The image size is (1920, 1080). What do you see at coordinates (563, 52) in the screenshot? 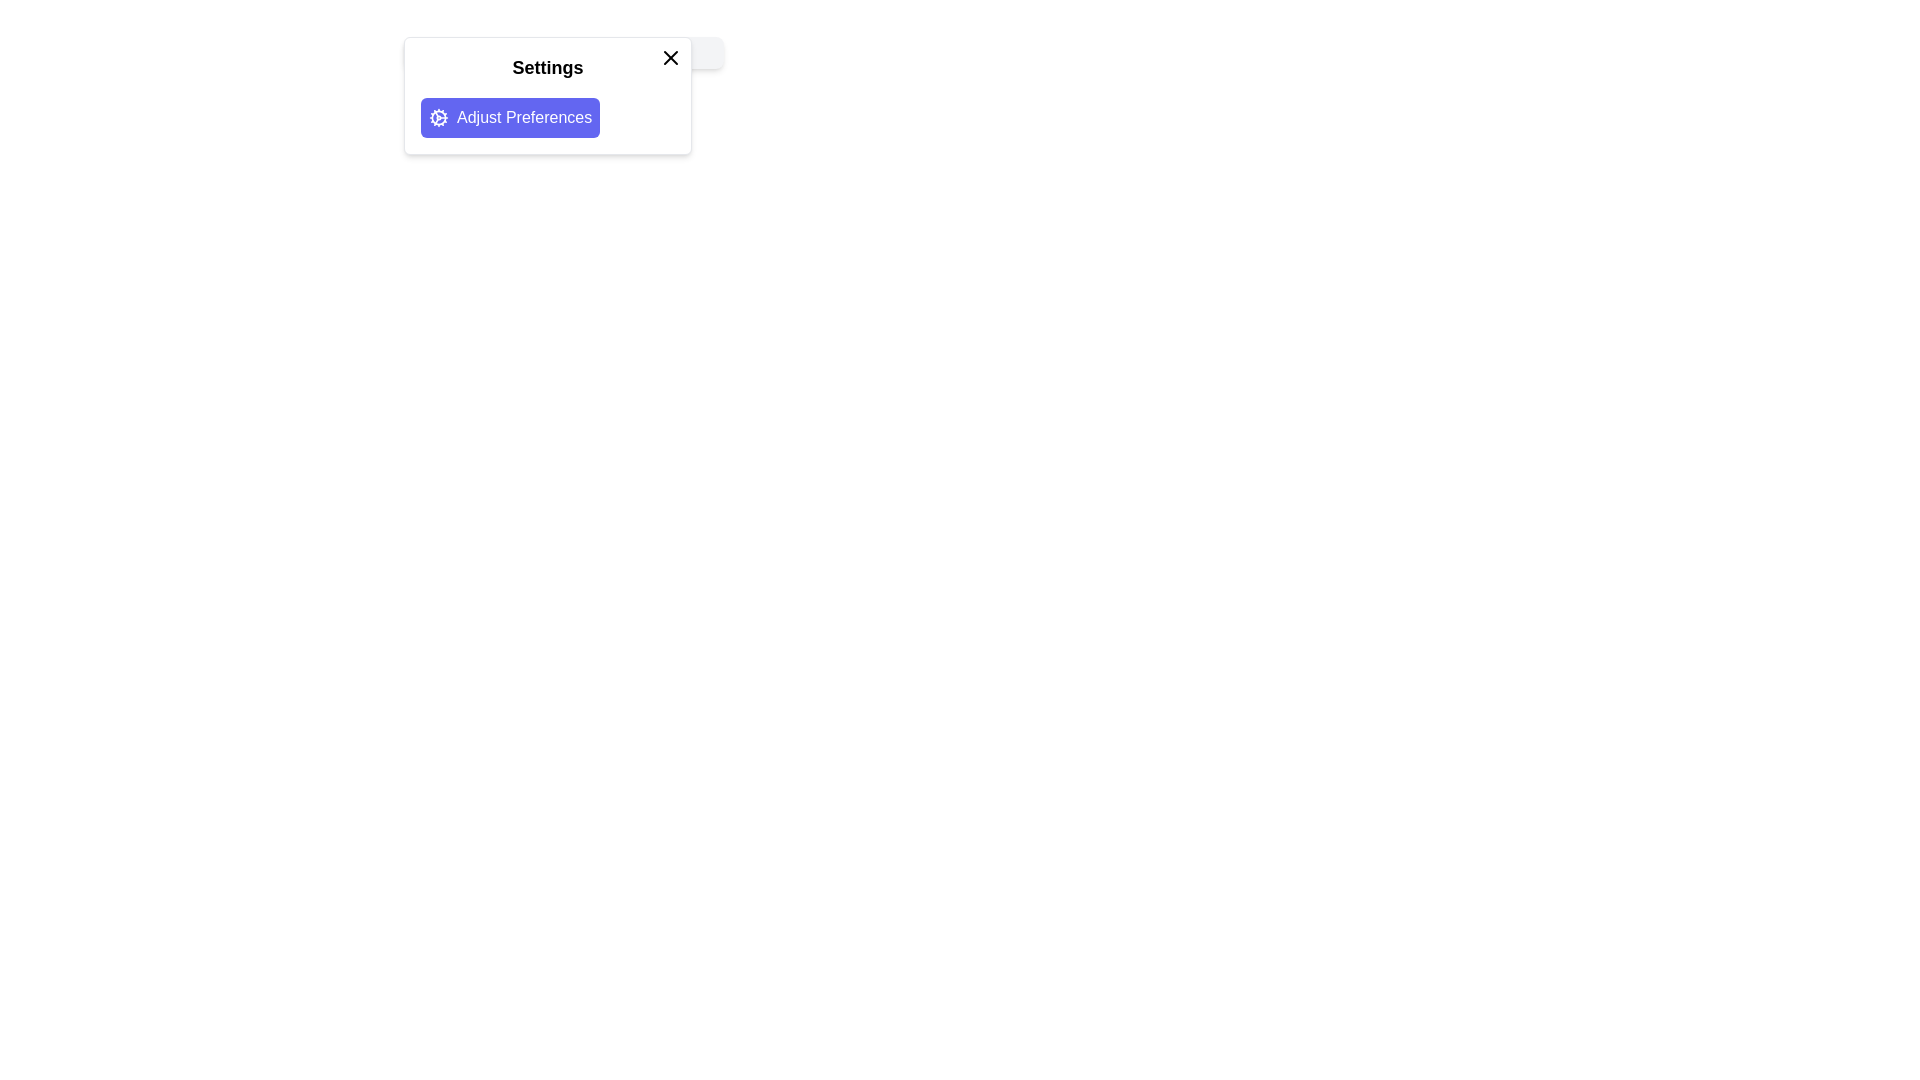
I see `the 'Settings' title text in the modal, which serves as the header indicating the modal's purpose` at bounding box center [563, 52].